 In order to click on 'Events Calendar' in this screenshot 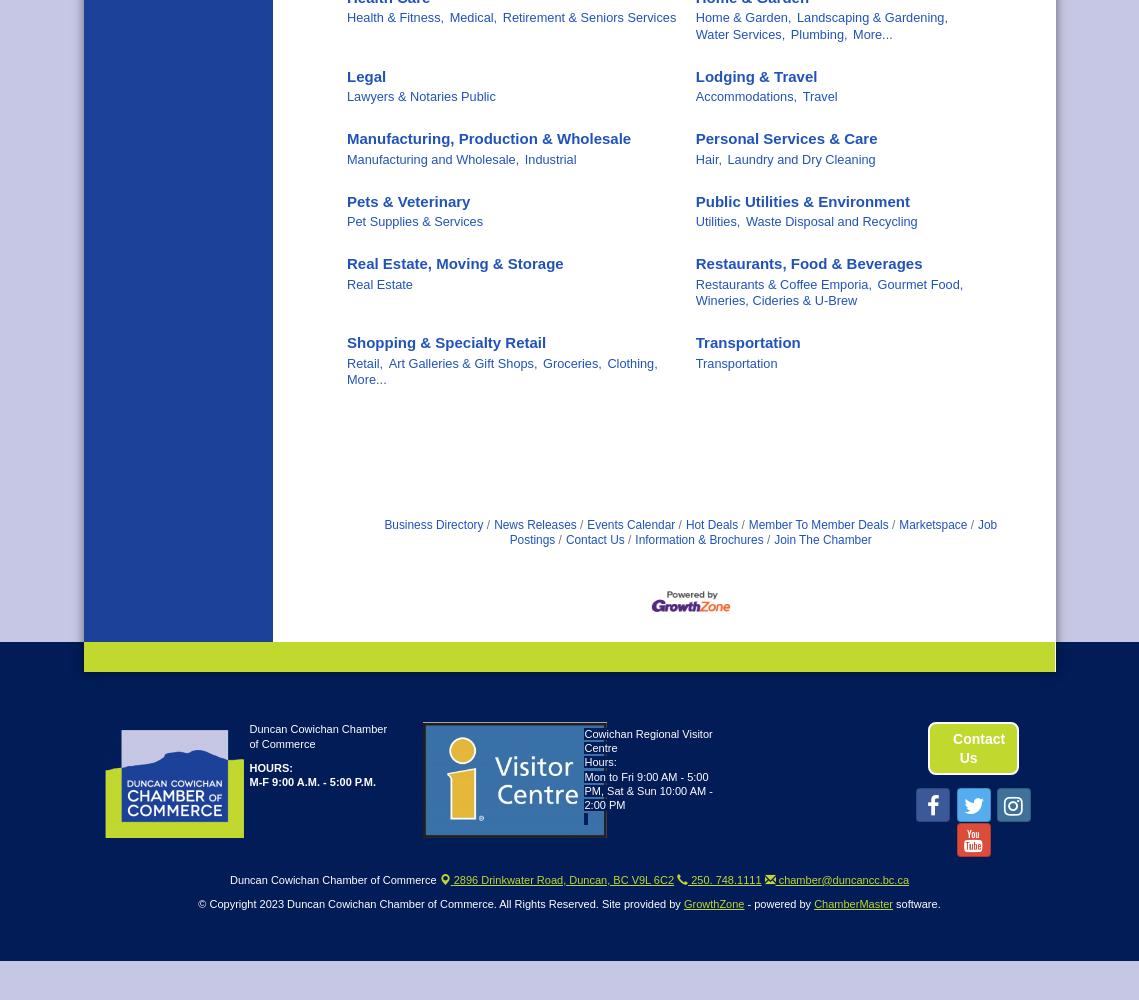, I will do `click(630, 525)`.